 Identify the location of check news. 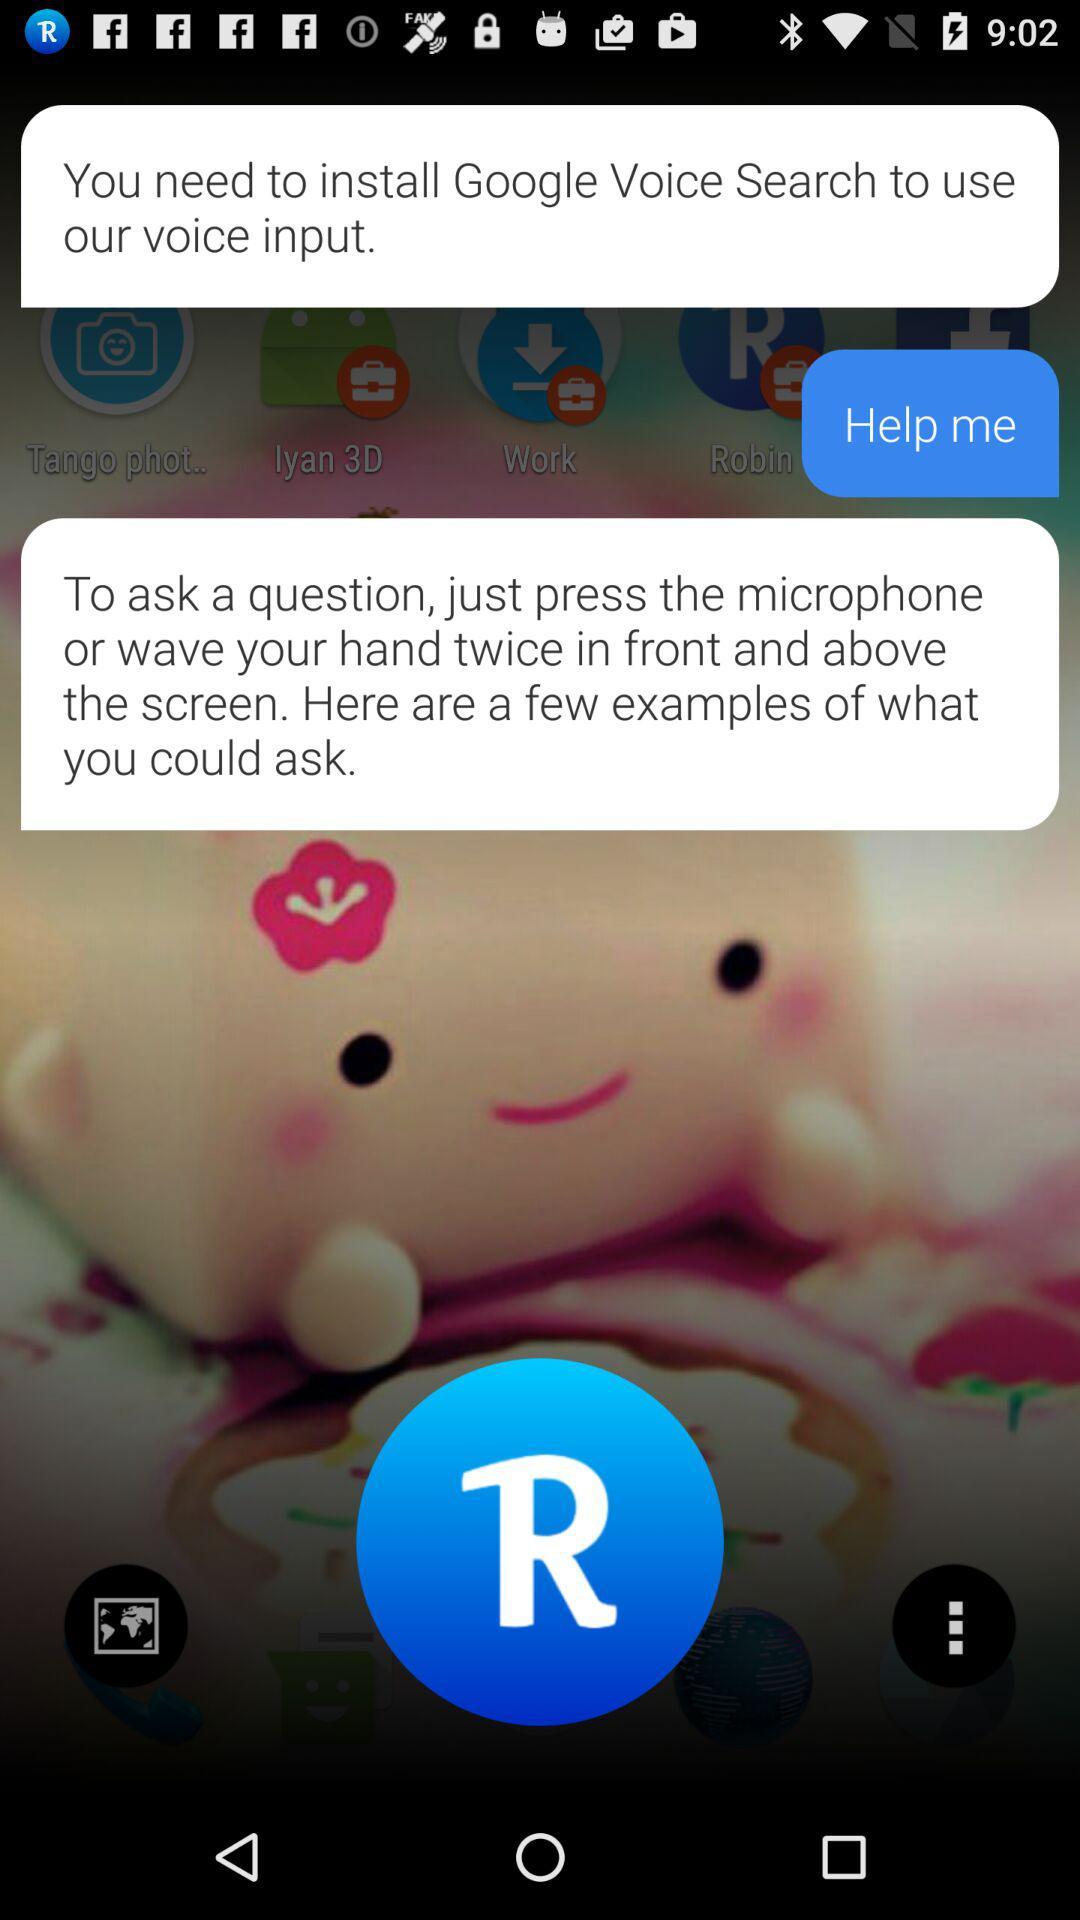
(126, 1626).